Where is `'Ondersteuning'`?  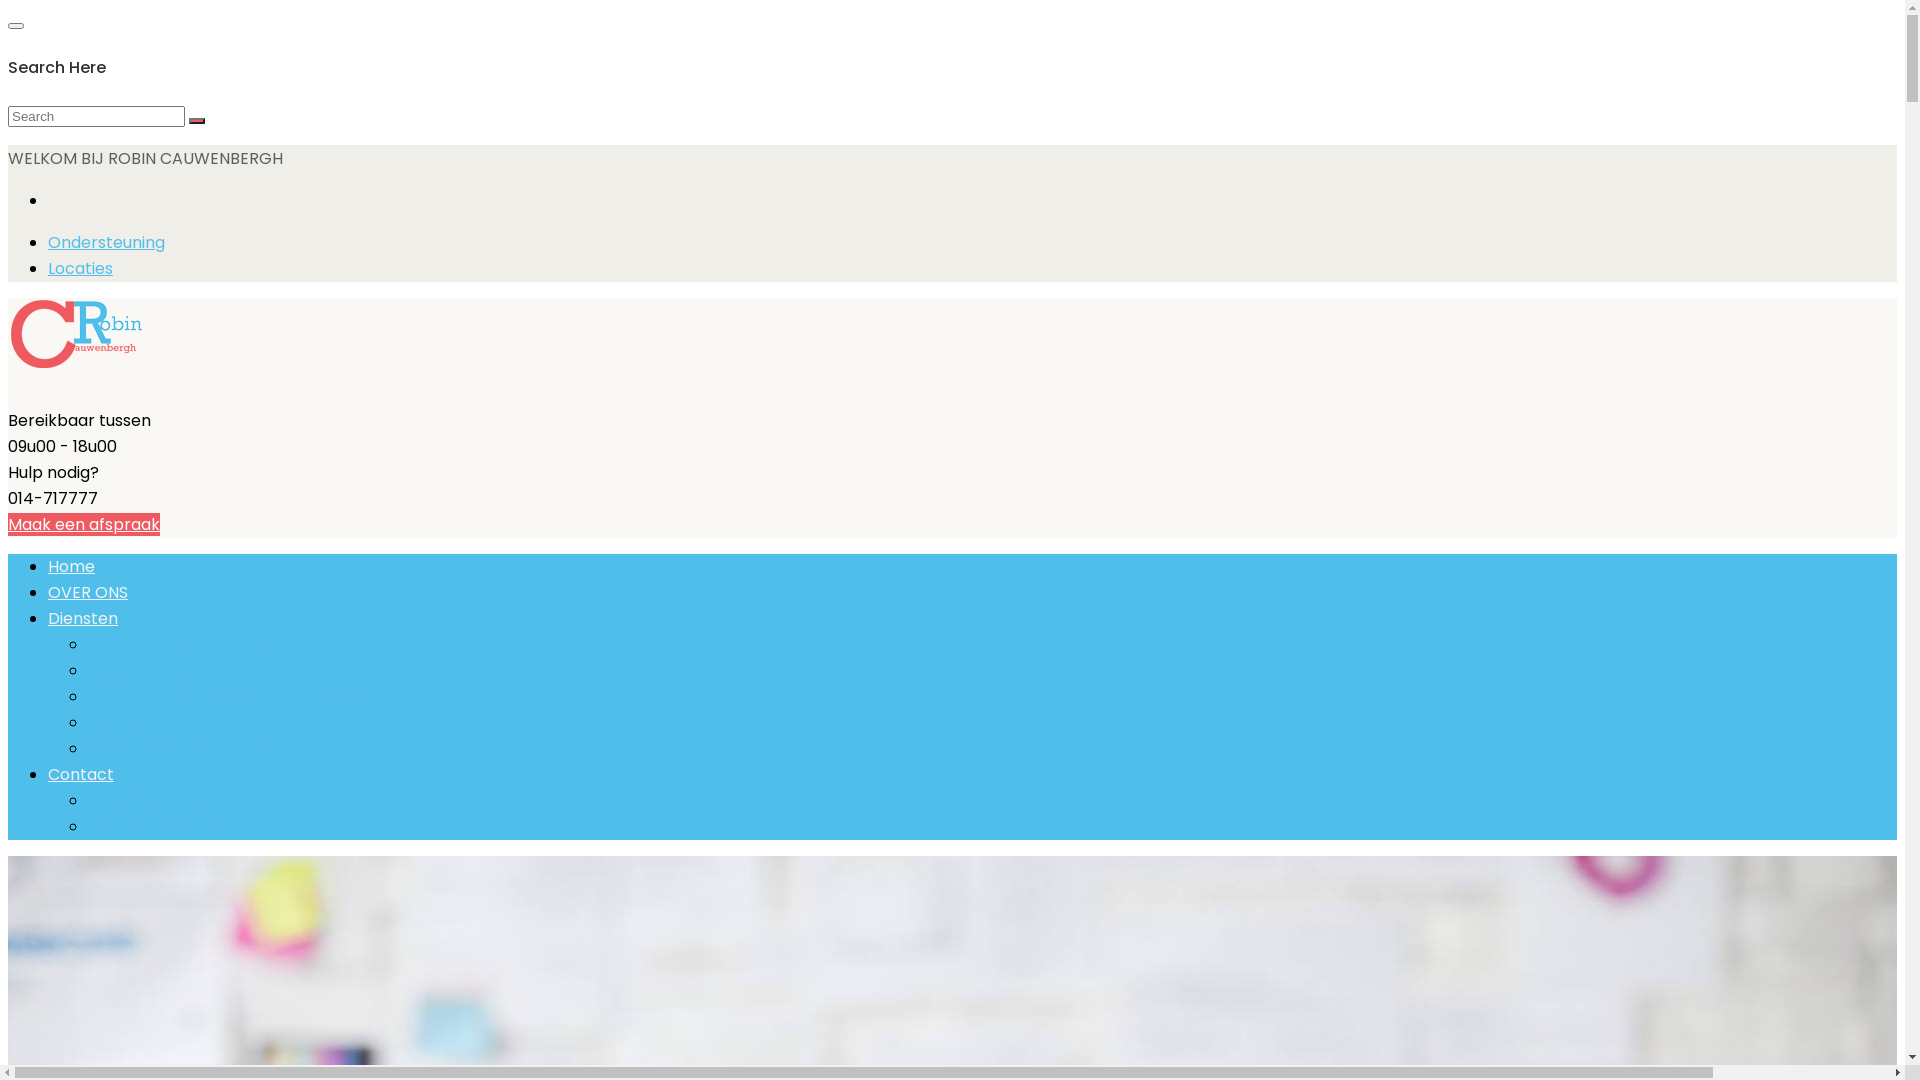 'Ondersteuning' is located at coordinates (105, 241).